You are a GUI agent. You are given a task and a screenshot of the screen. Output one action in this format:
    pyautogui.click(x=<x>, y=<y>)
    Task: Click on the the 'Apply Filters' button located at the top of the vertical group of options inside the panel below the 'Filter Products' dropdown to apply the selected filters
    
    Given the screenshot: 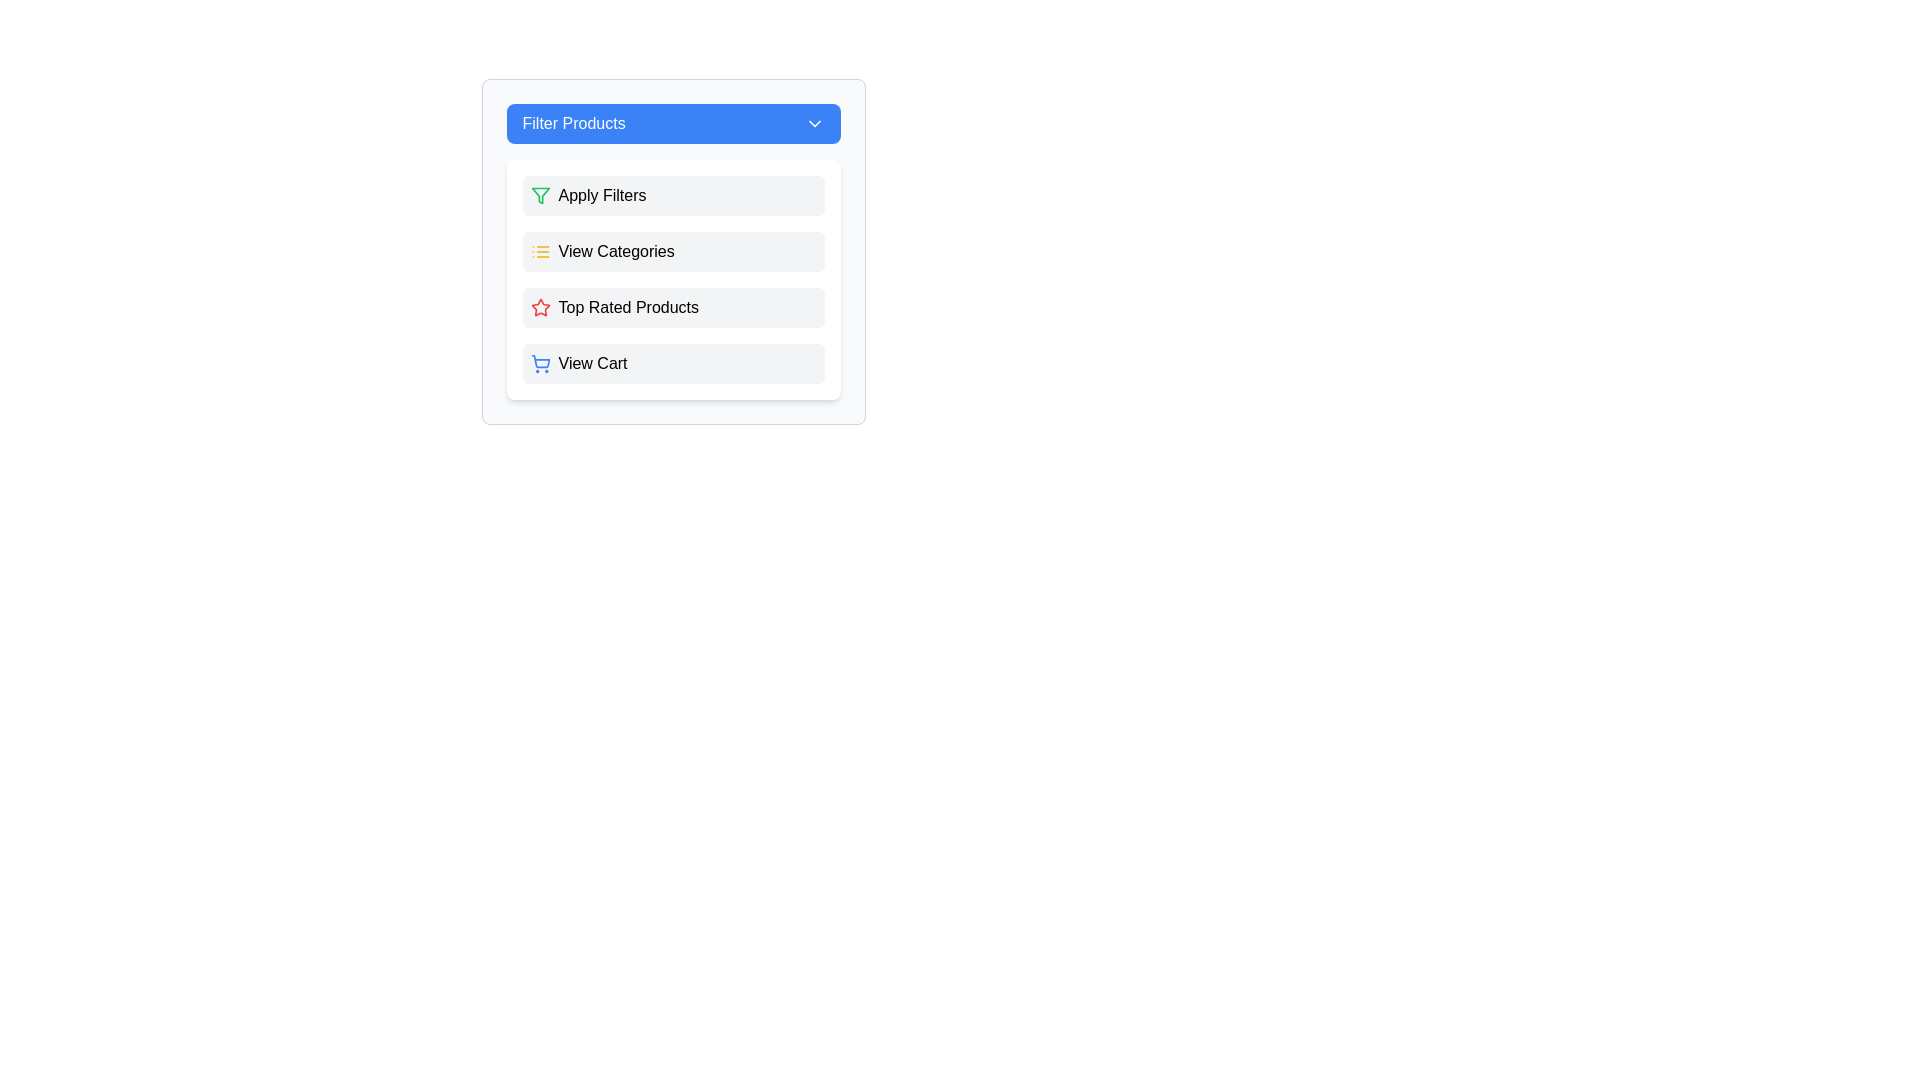 What is the action you would take?
    pyautogui.click(x=673, y=196)
    